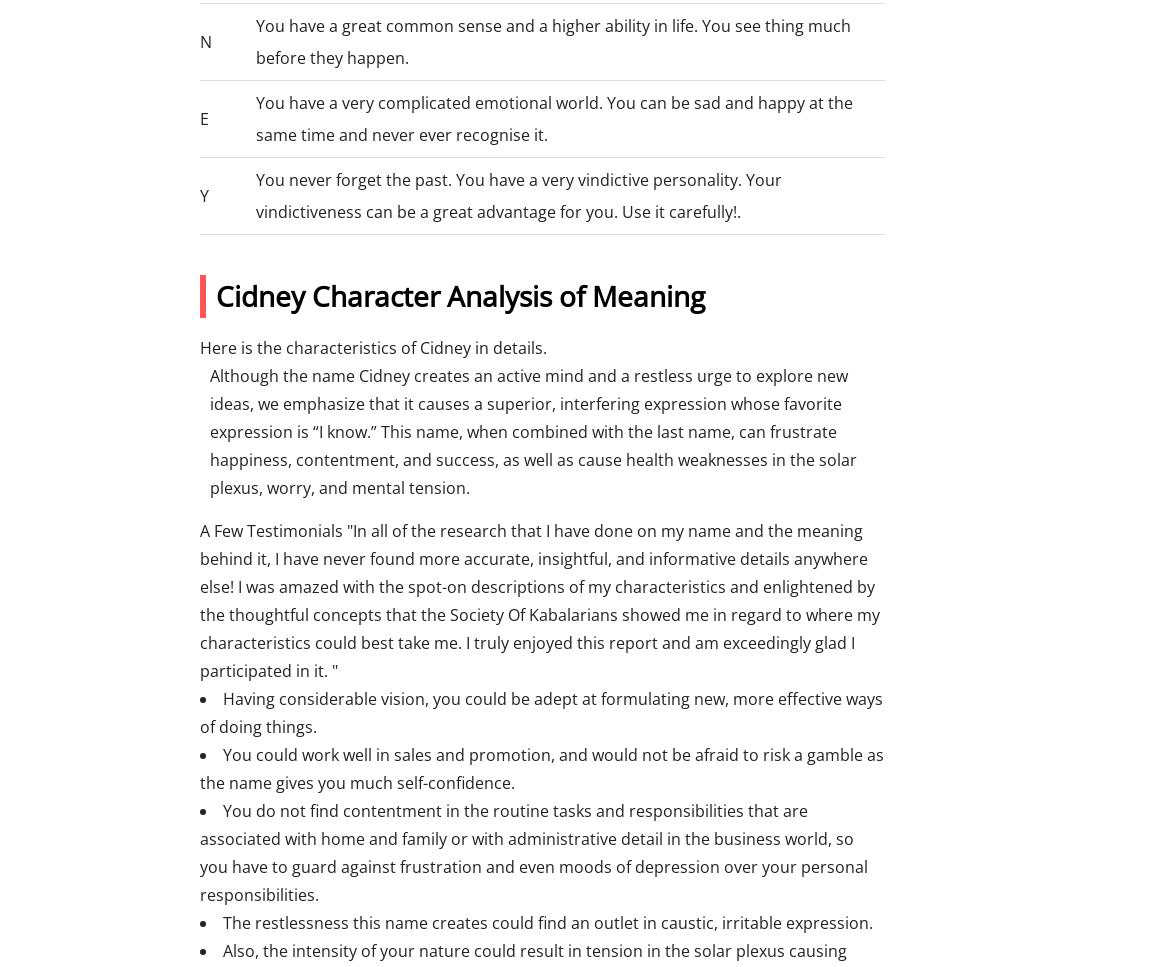  I want to click on 'A Few Testimonials 
 "In all of the research that I have done on my name and the meaning 
 behind it, I have never found more accurate, insightful, and informative details anywhere else! I was amazed with the 
 spot-on descriptions of my characteristics and enlightened by the thoughtful concepts that the Society Of Kabalarians showed me in 
 regard to where my characteristics could best take me. I truly enjoyed this report and am exceedingly 
 glad I participated in it.
 "', so click(198, 600).